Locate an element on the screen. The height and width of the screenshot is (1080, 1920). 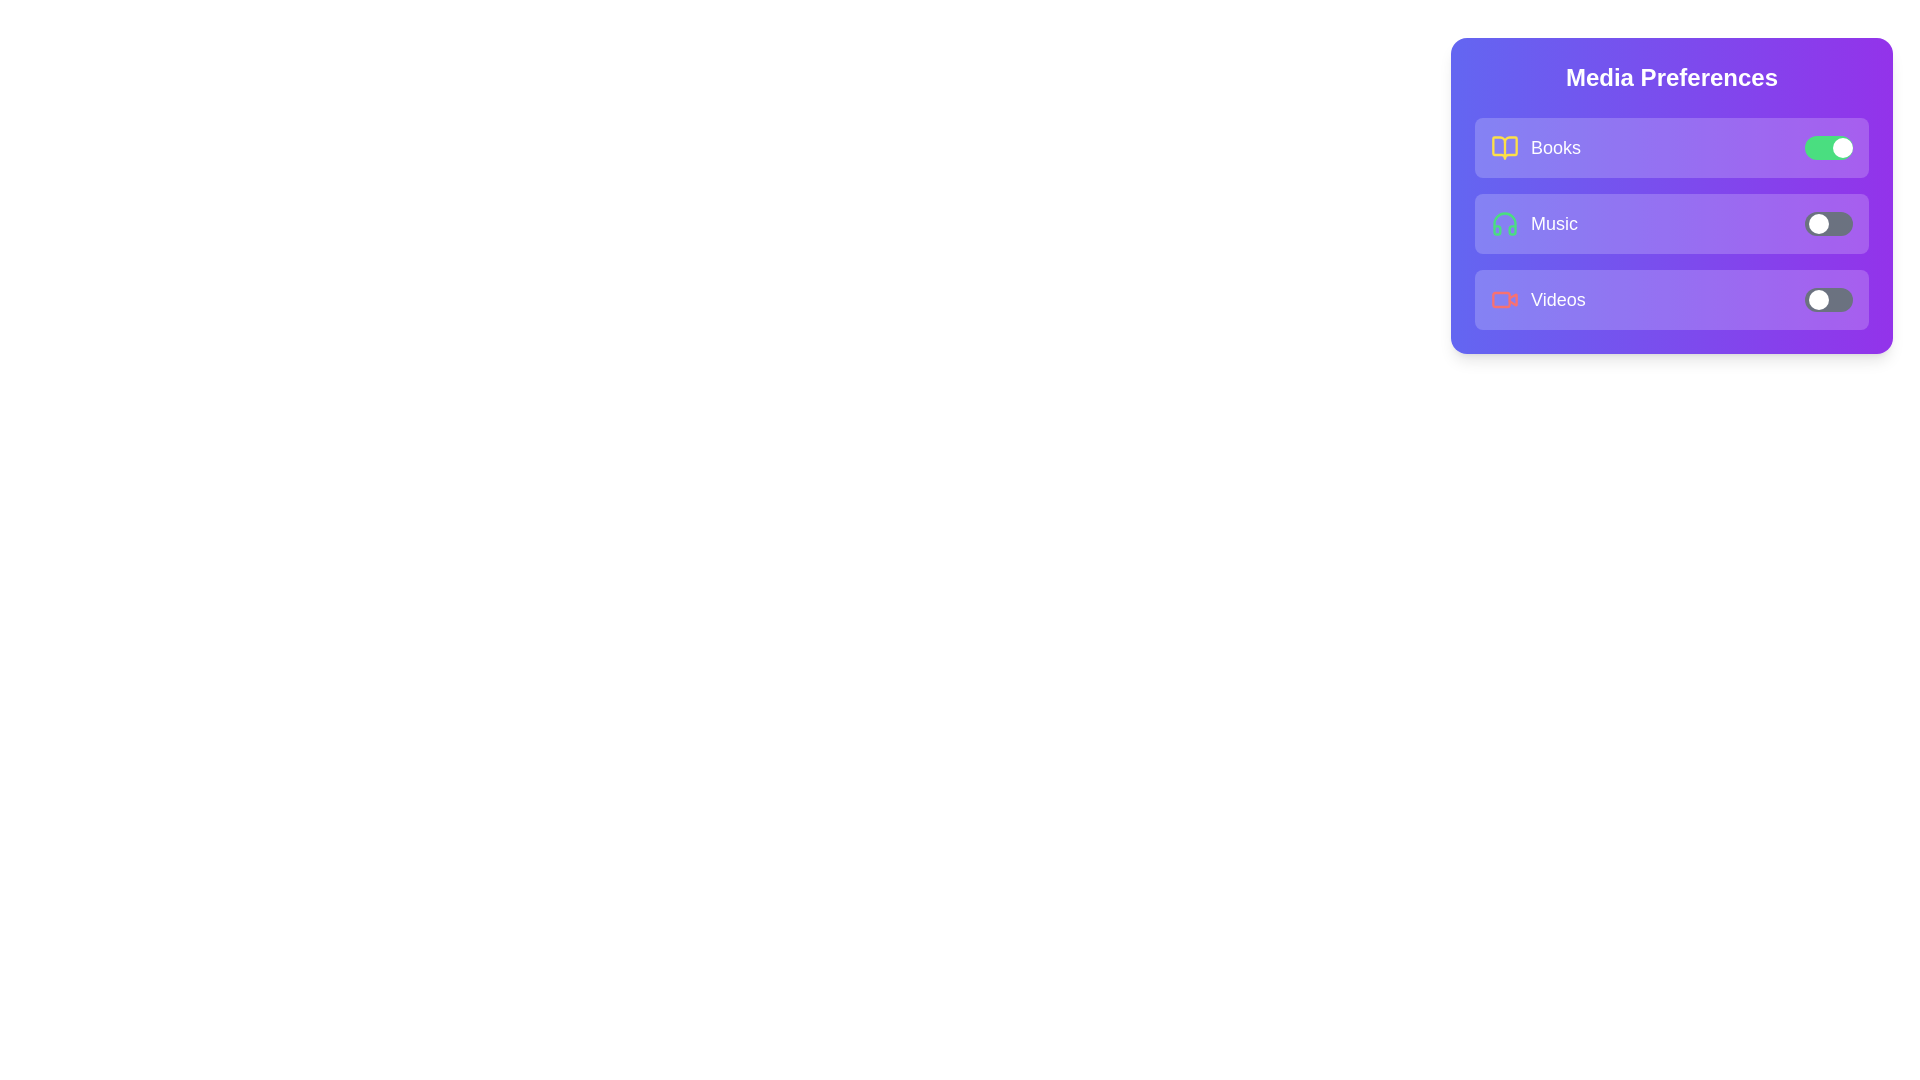
the toggle switch in the third toggleable preference section for videos to change its state is located at coordinates (1671, 300).